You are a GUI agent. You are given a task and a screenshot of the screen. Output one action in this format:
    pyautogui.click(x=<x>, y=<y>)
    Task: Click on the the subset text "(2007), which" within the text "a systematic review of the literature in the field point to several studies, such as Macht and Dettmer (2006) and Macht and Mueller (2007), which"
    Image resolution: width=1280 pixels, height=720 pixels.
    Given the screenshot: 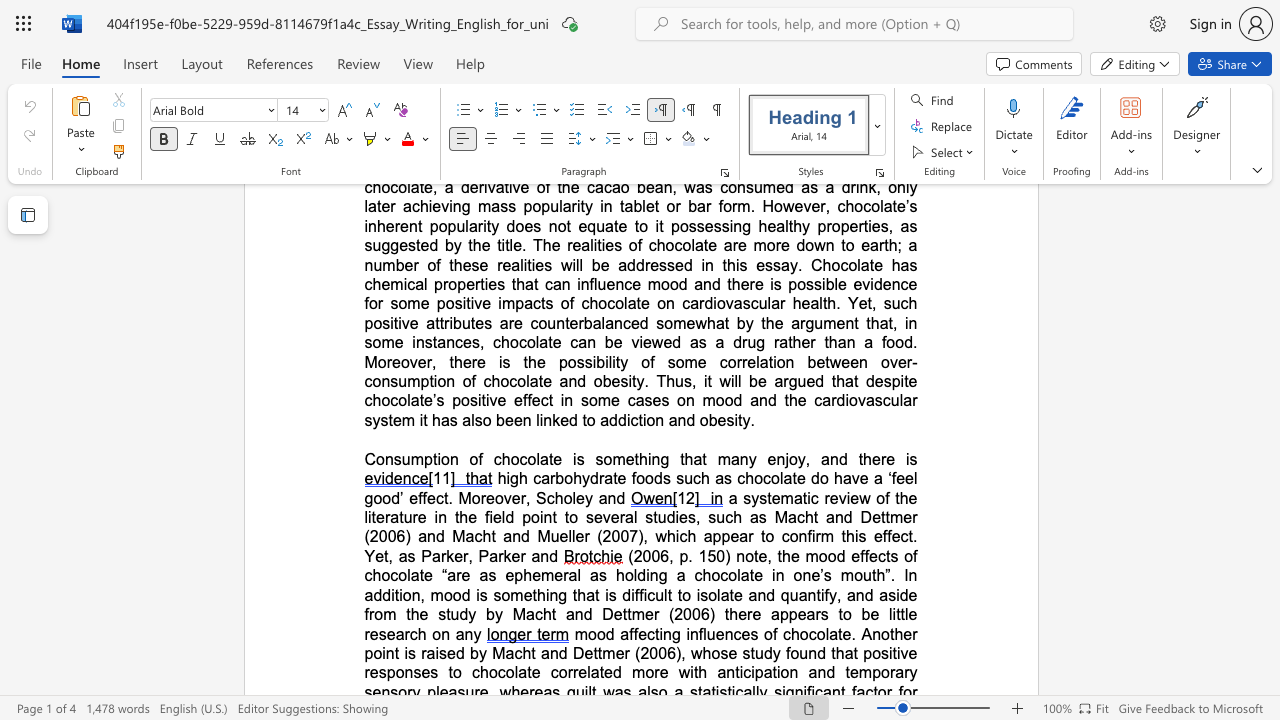 What is the action you would take?
    pyautogui.click(x=596, y=535)
    